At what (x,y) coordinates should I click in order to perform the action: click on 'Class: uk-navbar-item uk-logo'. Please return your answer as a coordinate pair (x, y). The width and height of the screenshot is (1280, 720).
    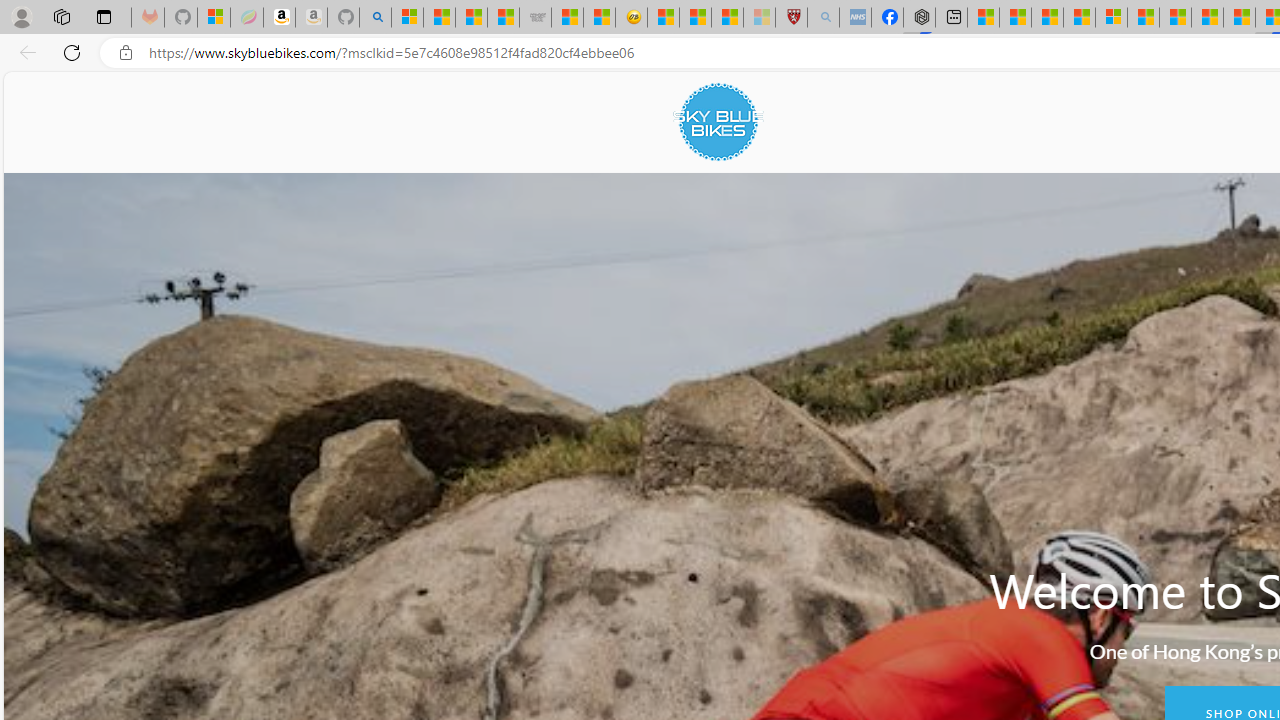
    Looking at the image, I should click on (718, 122).